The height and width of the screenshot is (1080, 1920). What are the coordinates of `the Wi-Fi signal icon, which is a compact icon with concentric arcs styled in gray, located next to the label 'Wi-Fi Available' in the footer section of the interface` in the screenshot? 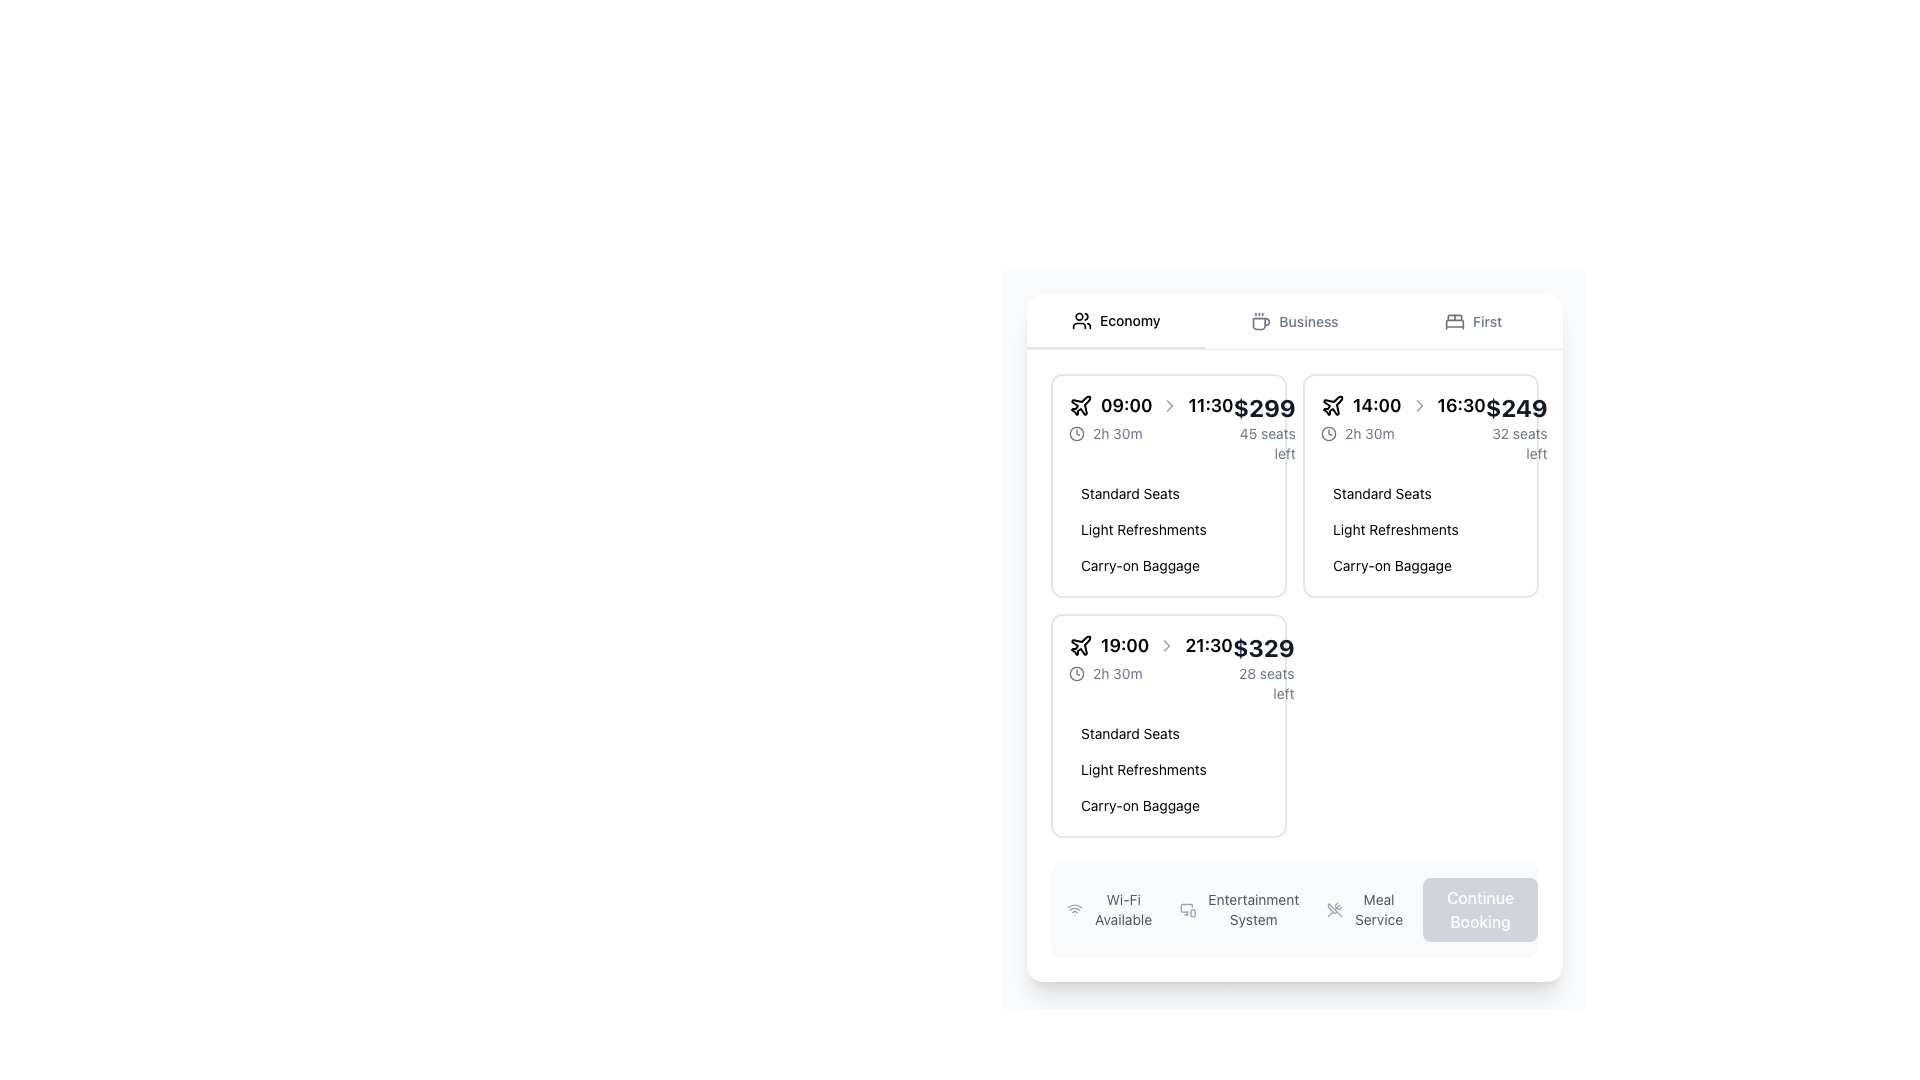 It's located at (1074, 910).